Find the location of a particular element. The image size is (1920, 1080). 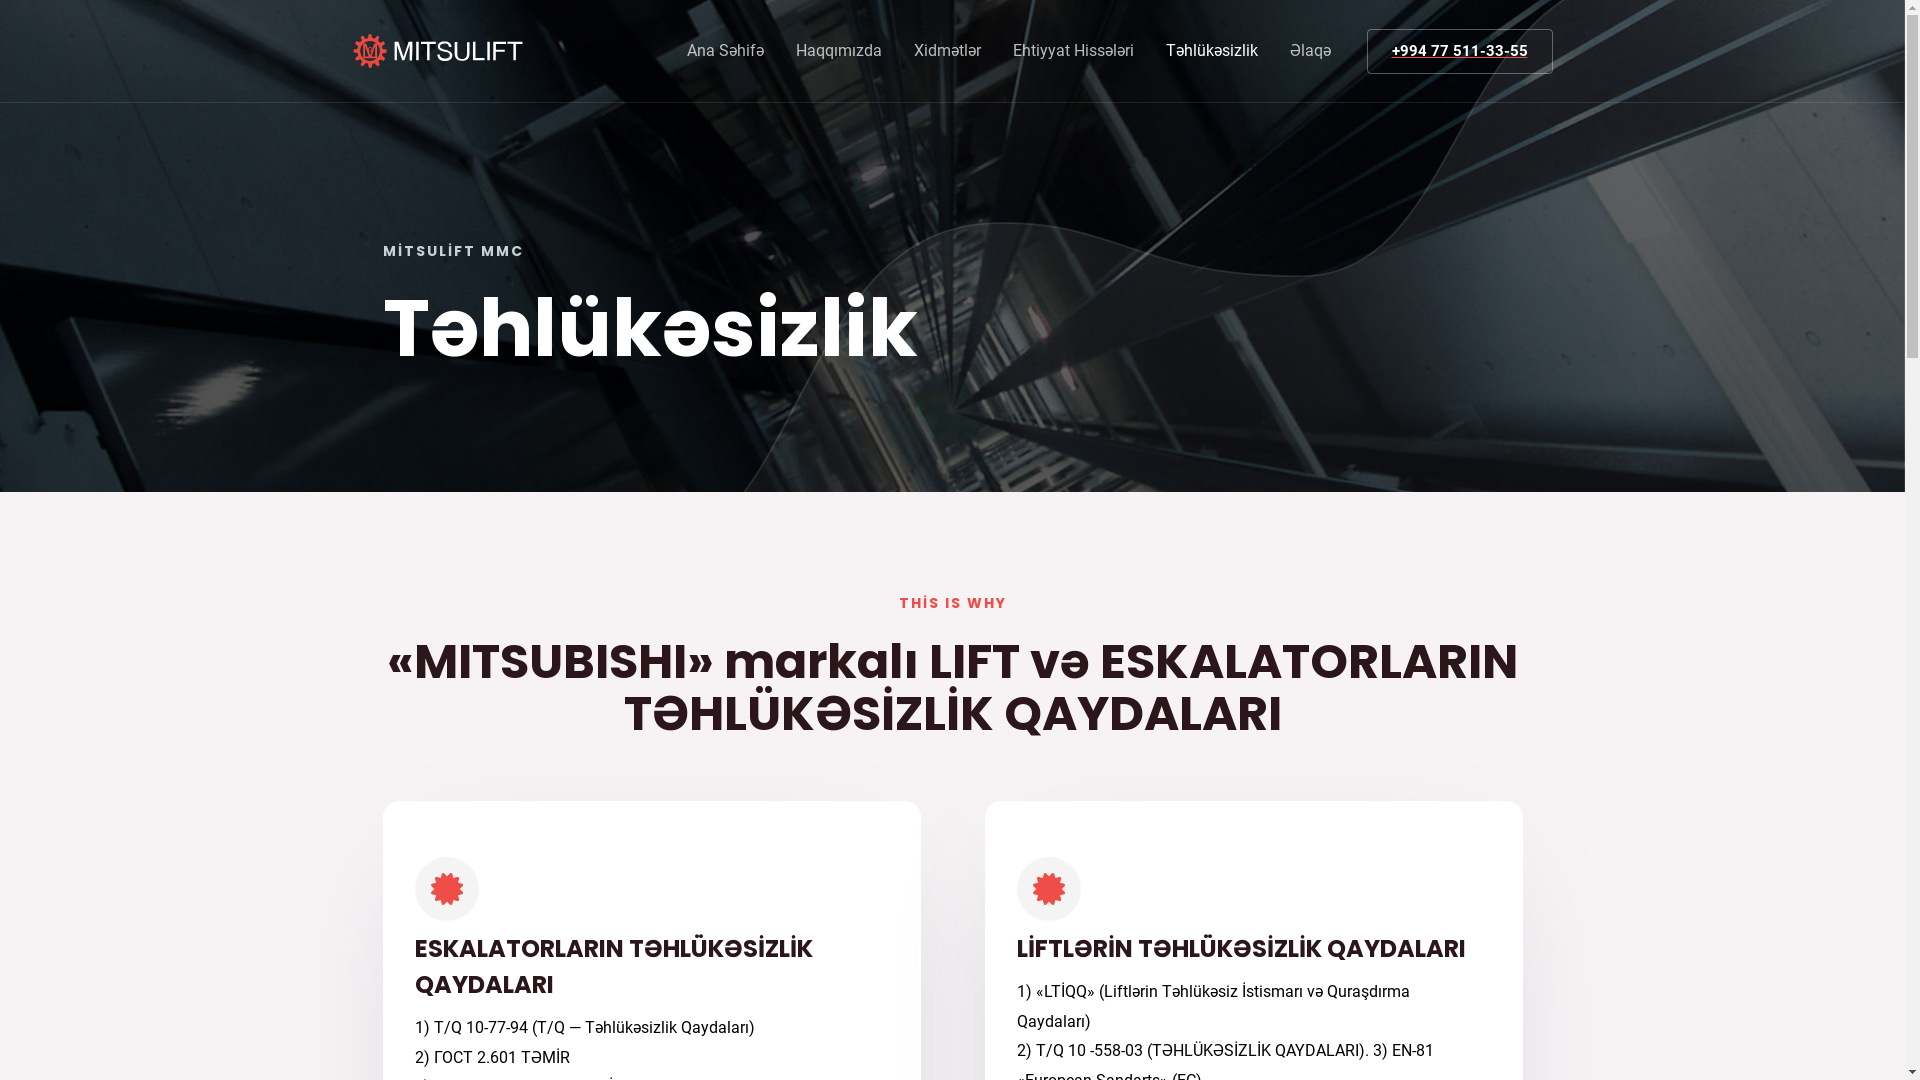

'+994 77 511-33-55' is located at coordinates (1459, 49).